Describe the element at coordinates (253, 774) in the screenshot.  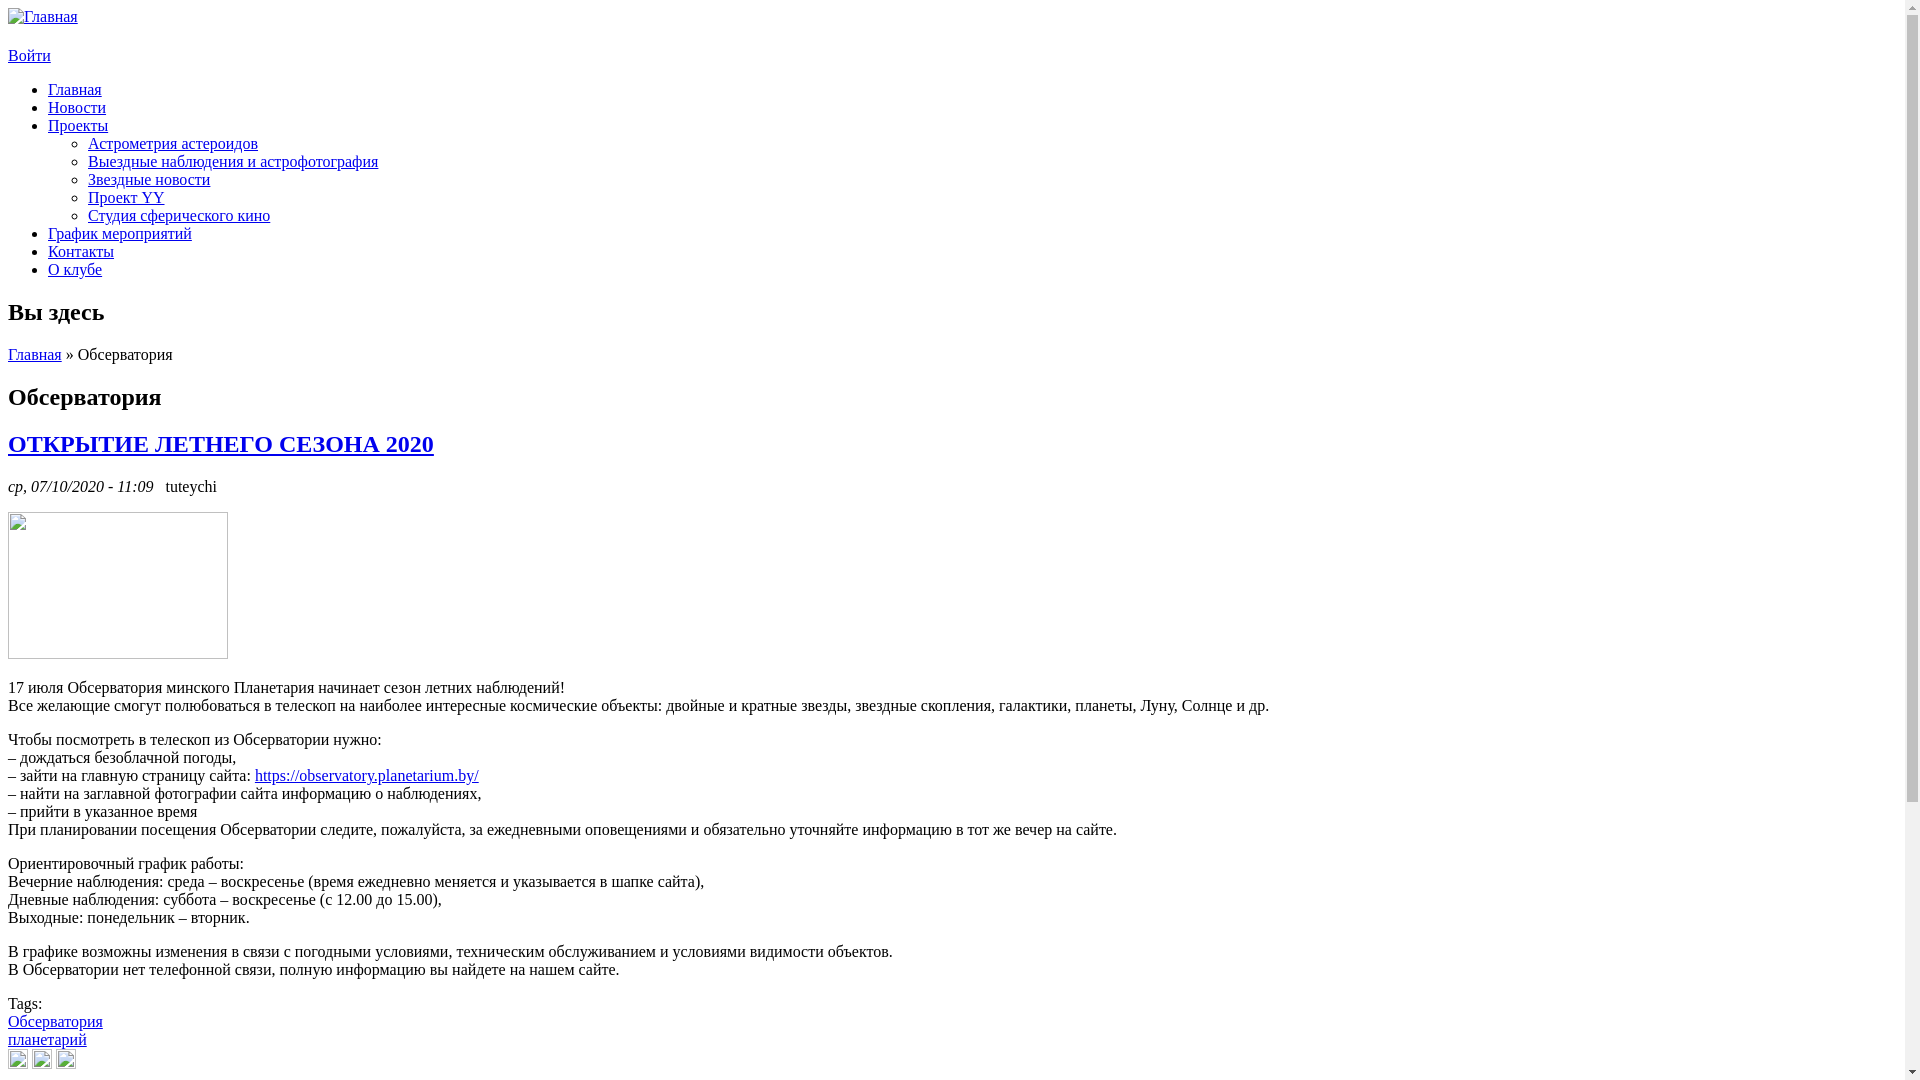
I see `'https://observatory.planetarium.by/'` at that location.